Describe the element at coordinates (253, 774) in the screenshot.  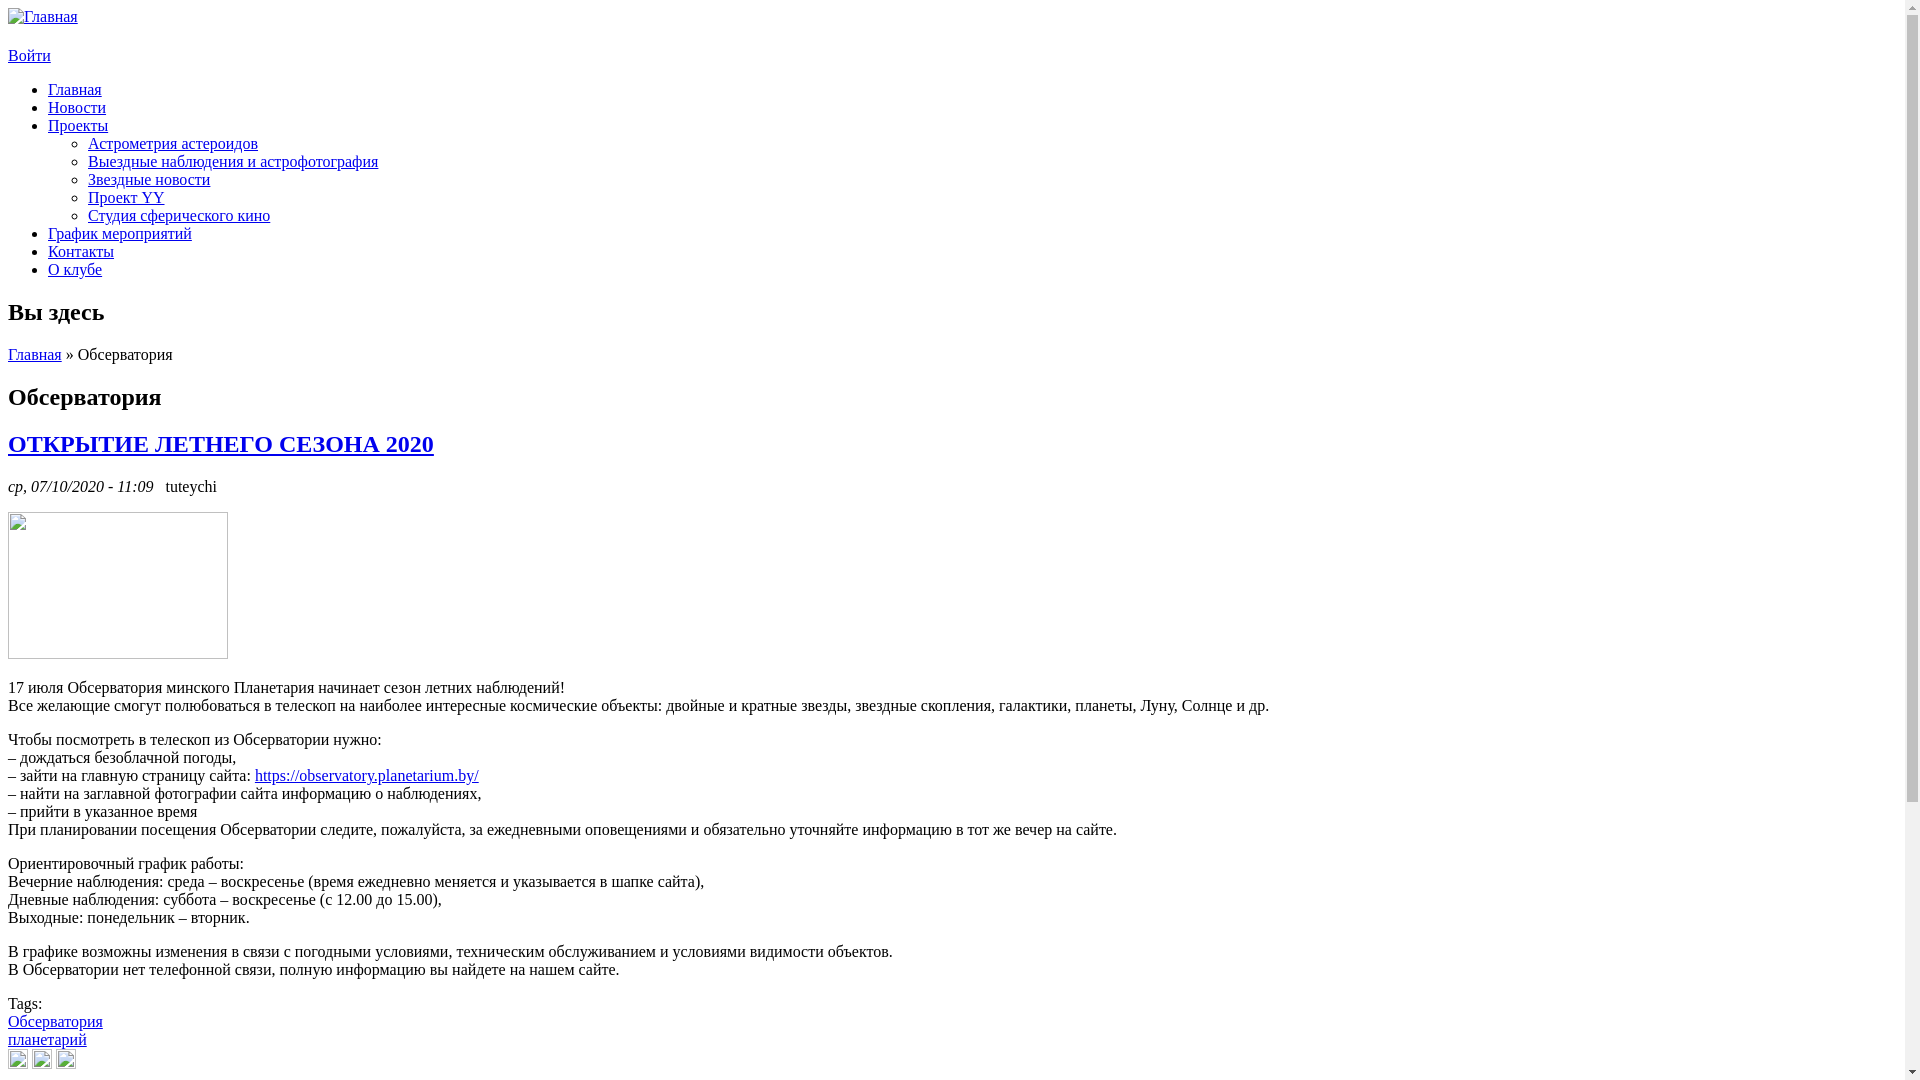
I see `'https://observatory.planetarium.by/'` at that location.